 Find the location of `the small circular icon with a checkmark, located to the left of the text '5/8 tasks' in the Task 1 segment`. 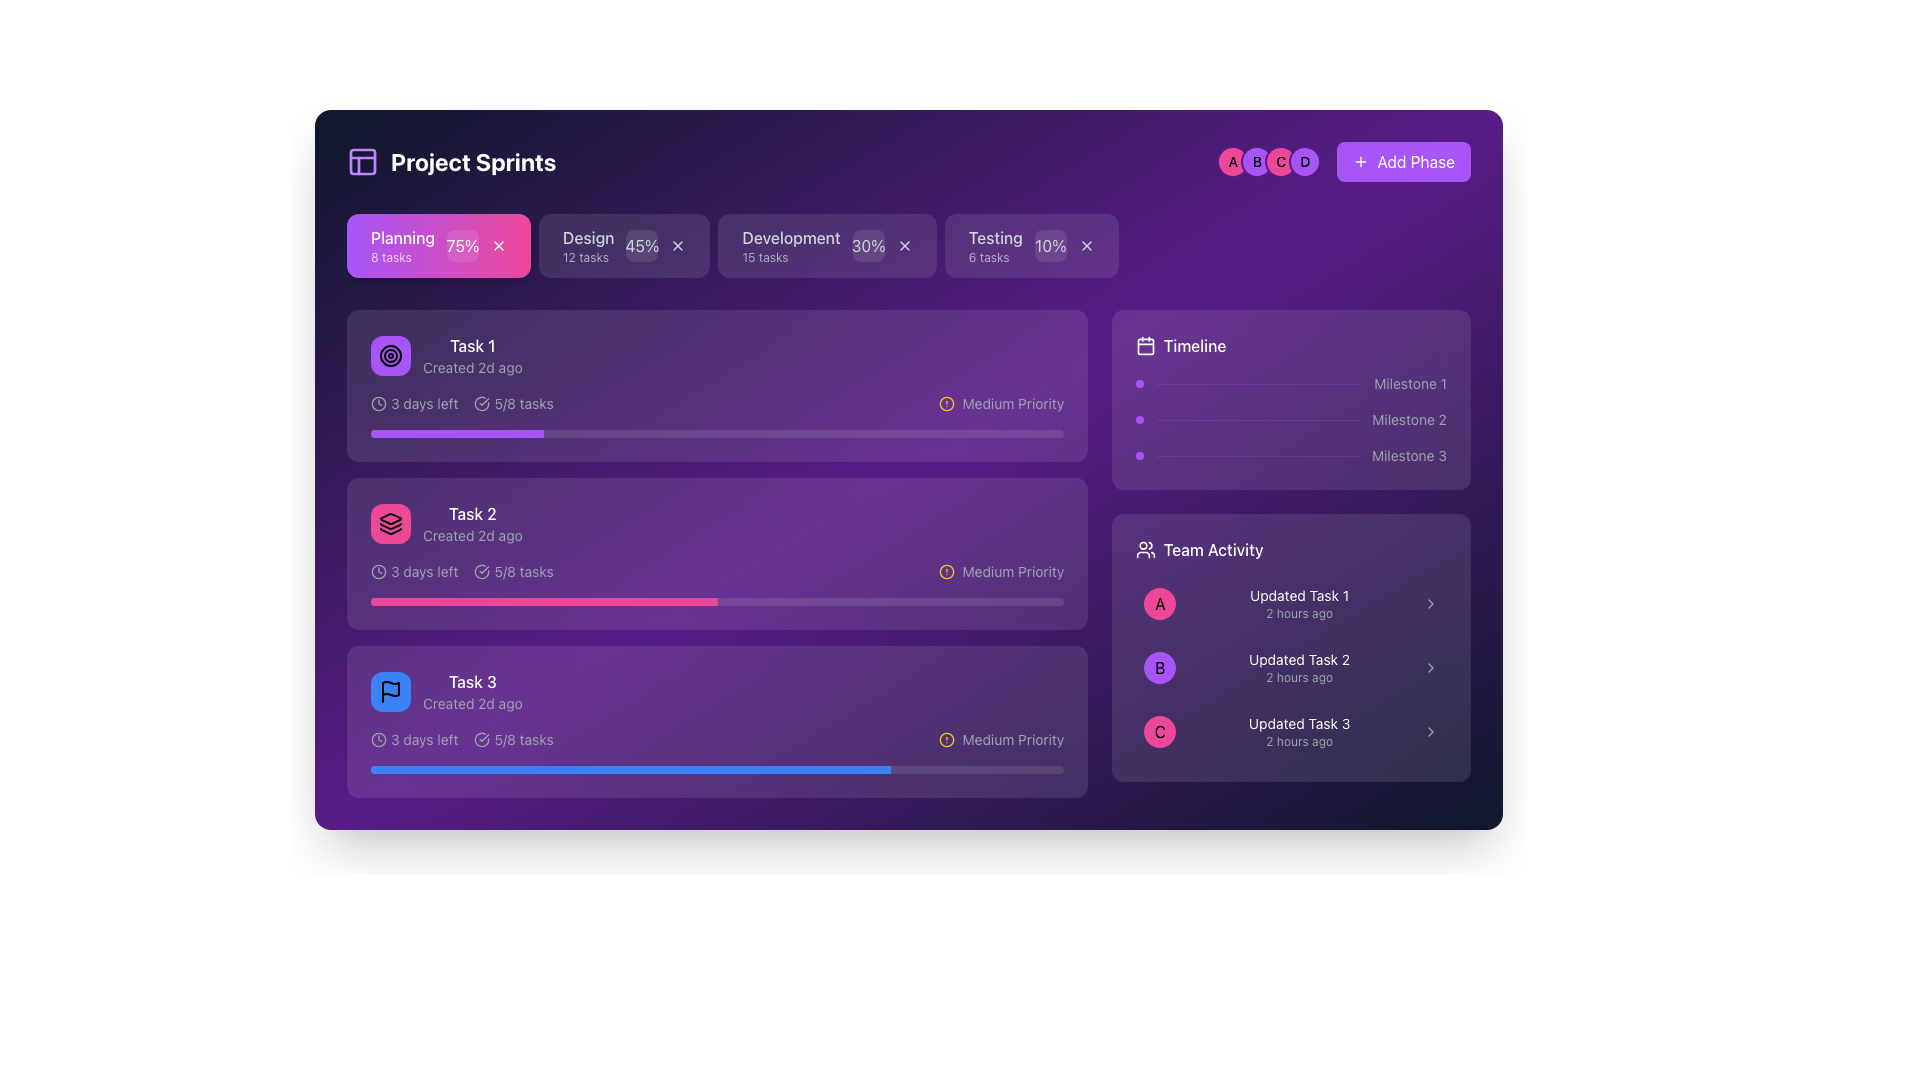

the small circular icon with a checkmark, located to the left of the text '5/8 tasks' in the Task 1 segment is located at coordinates (482, 404).